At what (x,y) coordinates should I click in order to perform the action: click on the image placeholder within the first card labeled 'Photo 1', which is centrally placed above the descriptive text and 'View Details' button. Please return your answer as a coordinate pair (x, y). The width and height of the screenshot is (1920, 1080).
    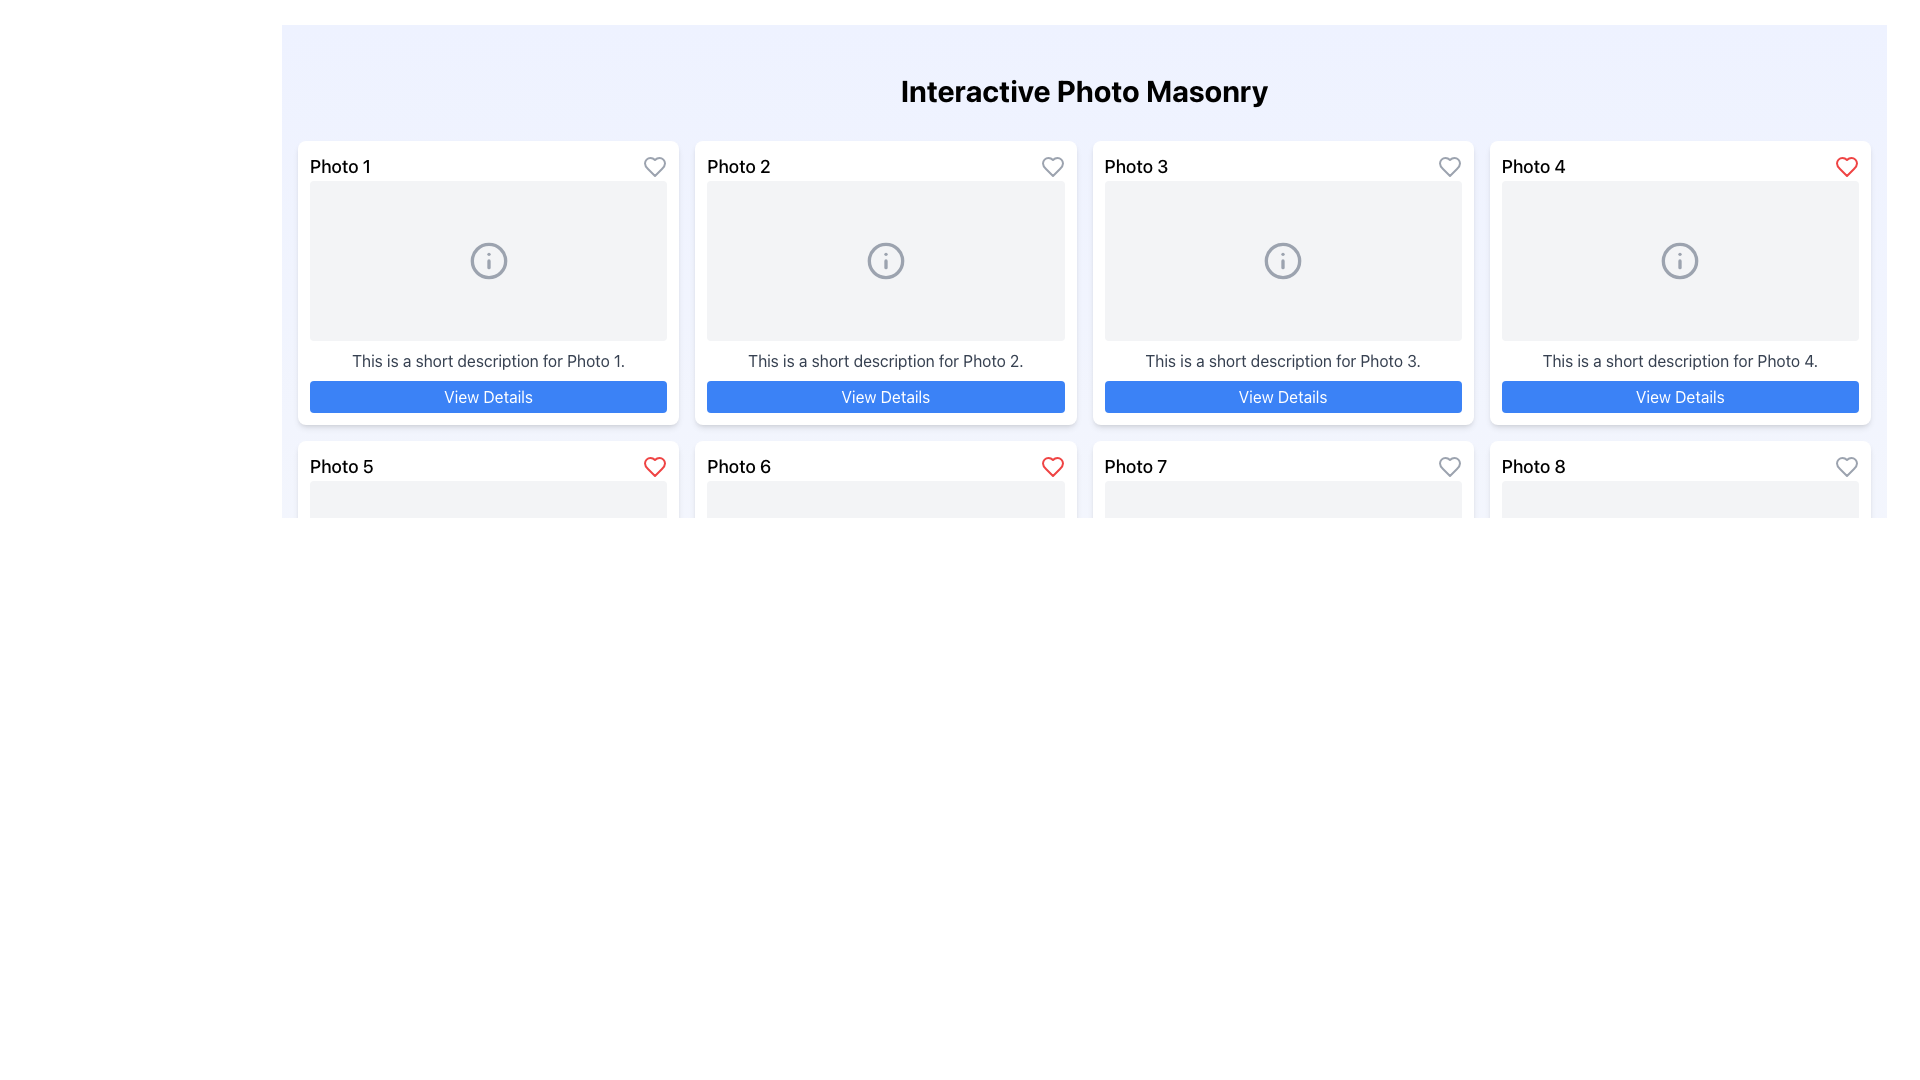
    Looking at the image, I should click on (488, 260).